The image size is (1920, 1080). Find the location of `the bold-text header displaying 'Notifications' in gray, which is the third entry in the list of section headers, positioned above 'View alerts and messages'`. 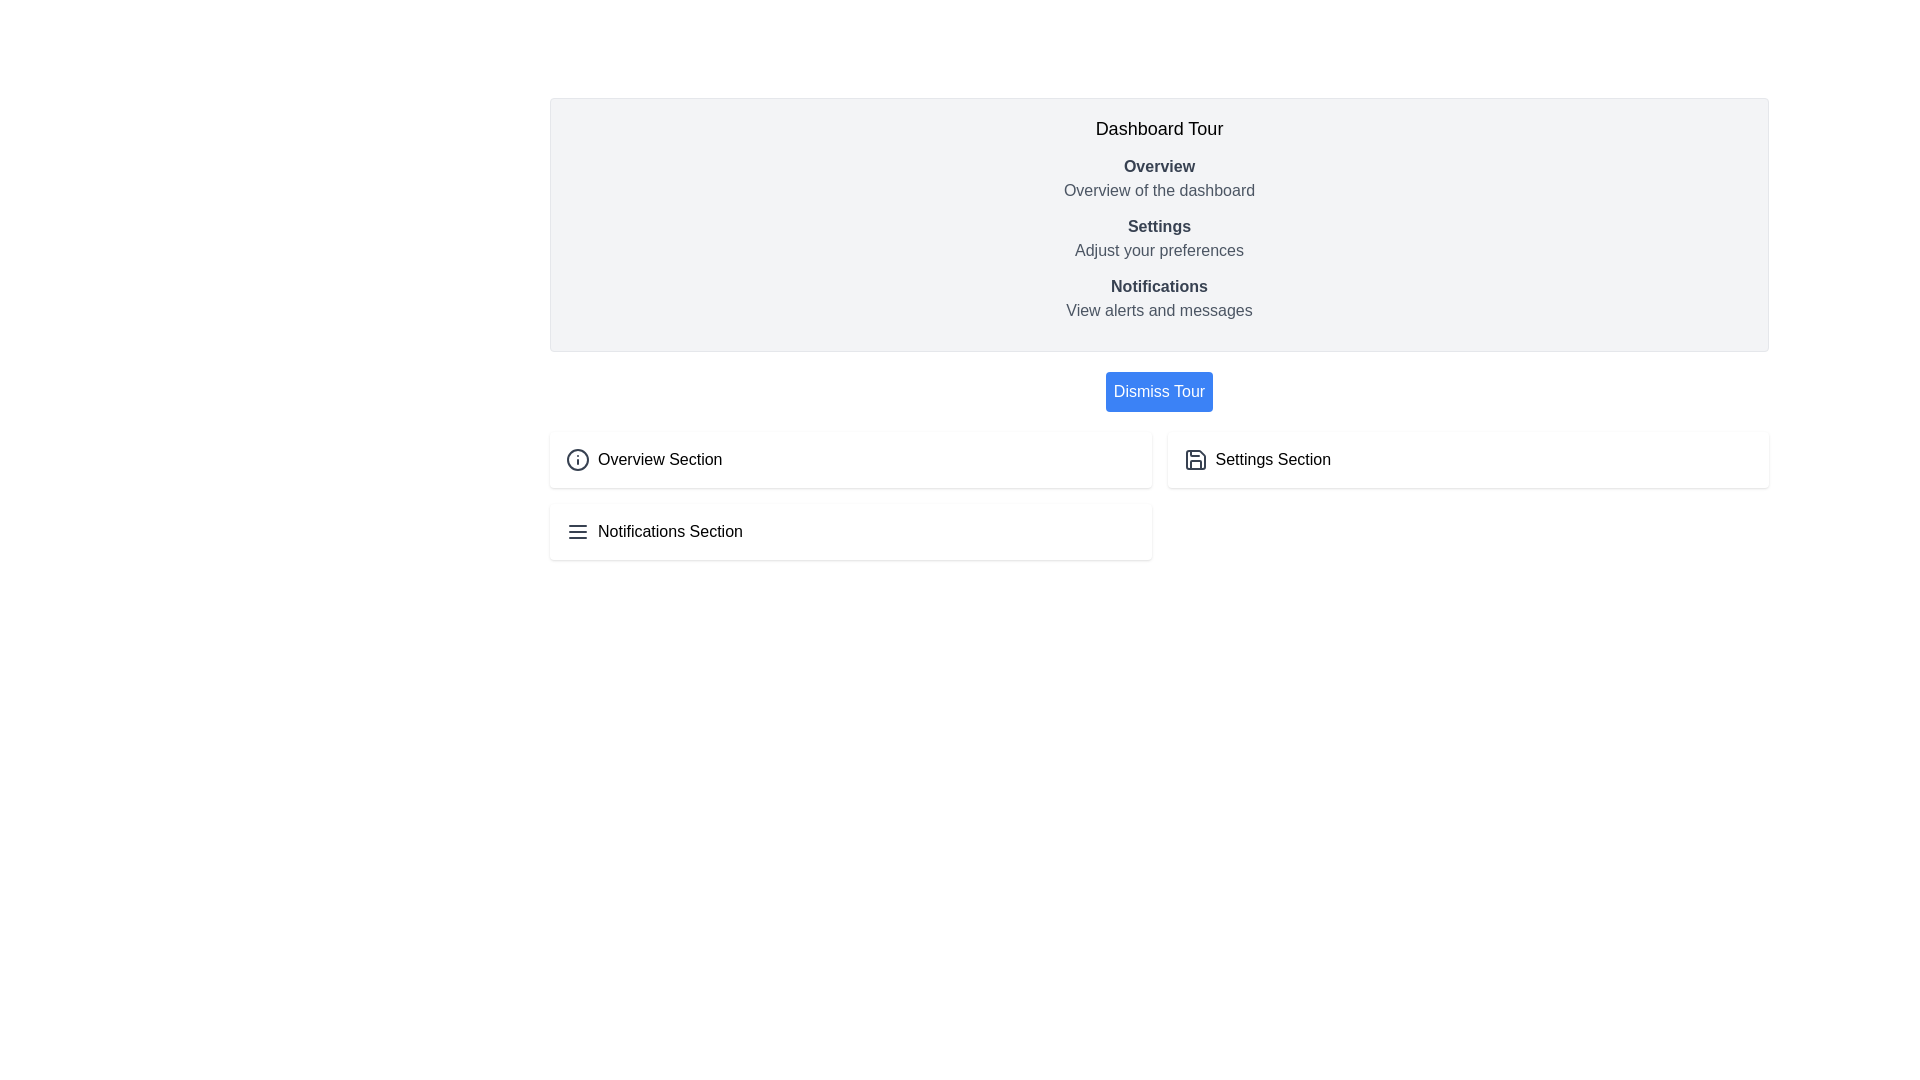

the bold-text header displaying 'Notifications' in gray, which is the third entry in the list of section headers, positioned above 'View alerts and messages' is located at coordinates (1159, 286).